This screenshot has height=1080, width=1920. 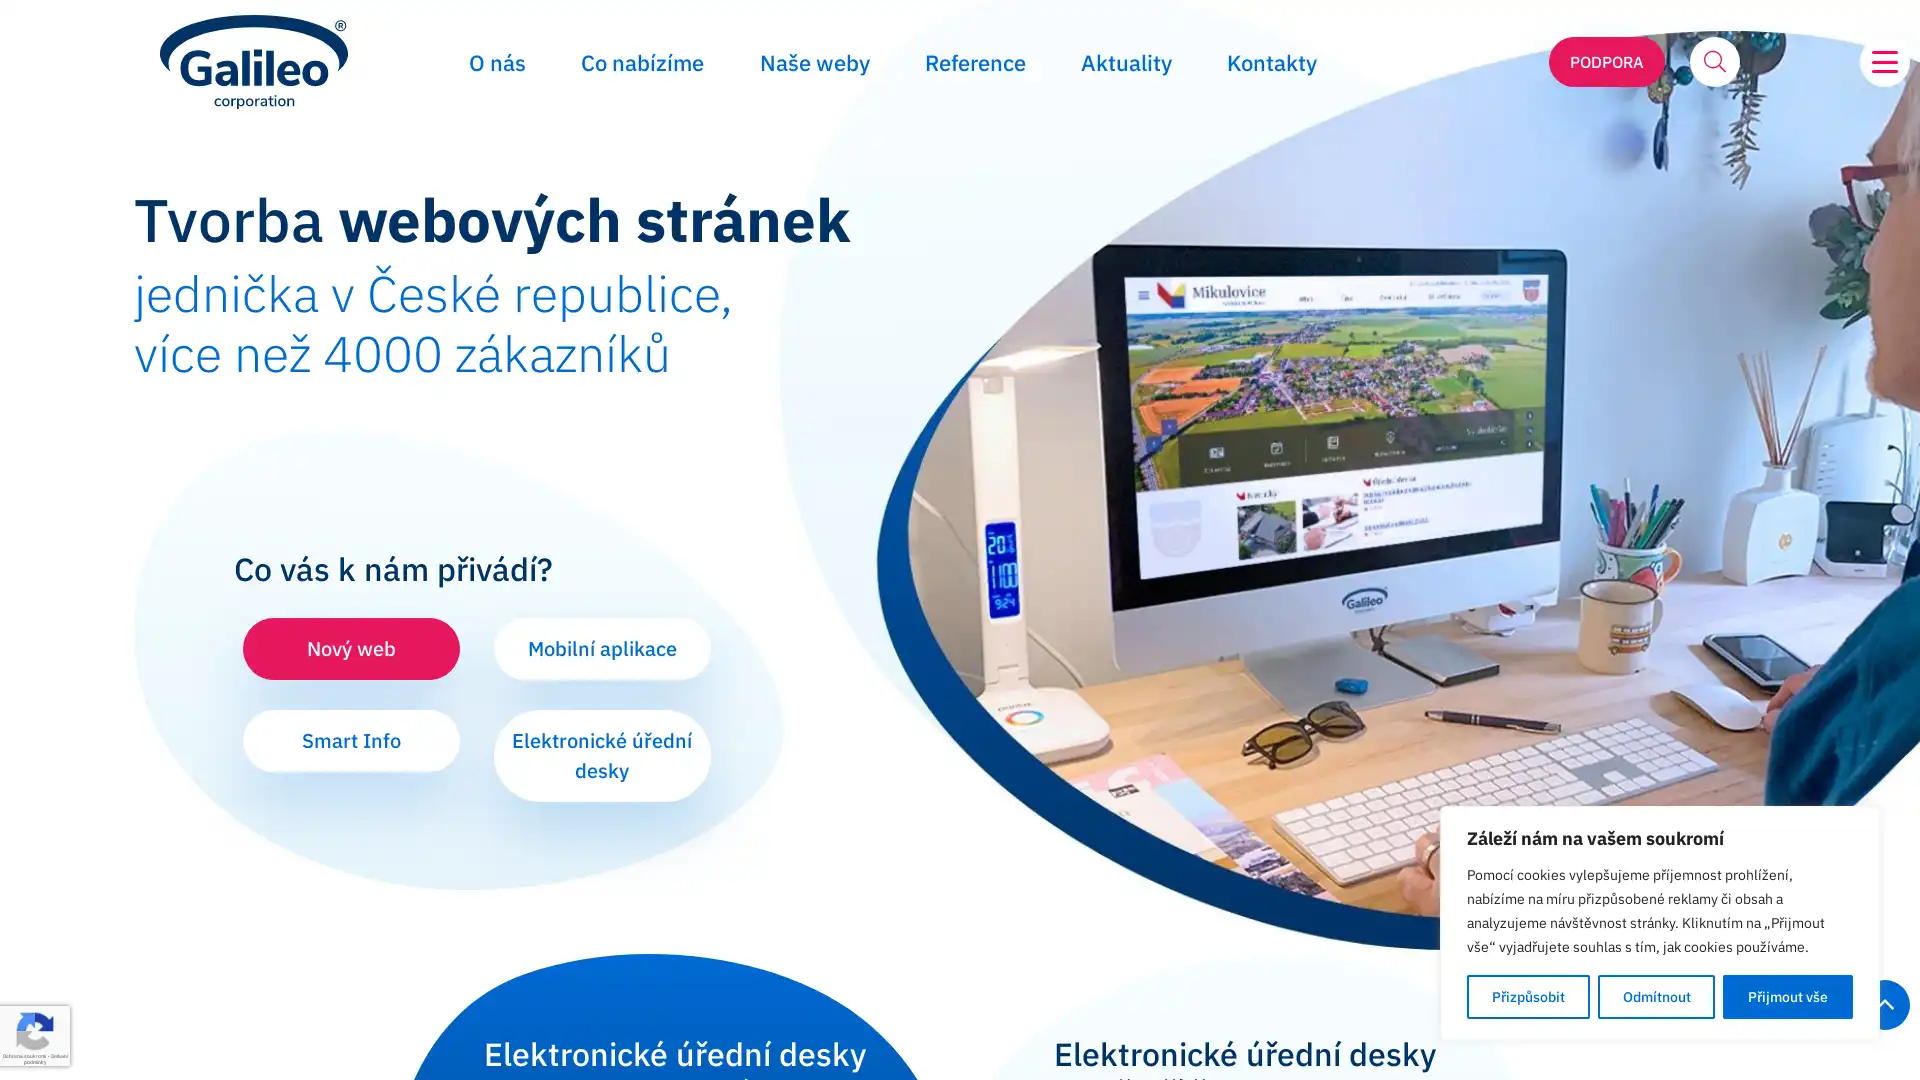 I want to click on Prijmout vse, so click(x=1787, y=996).